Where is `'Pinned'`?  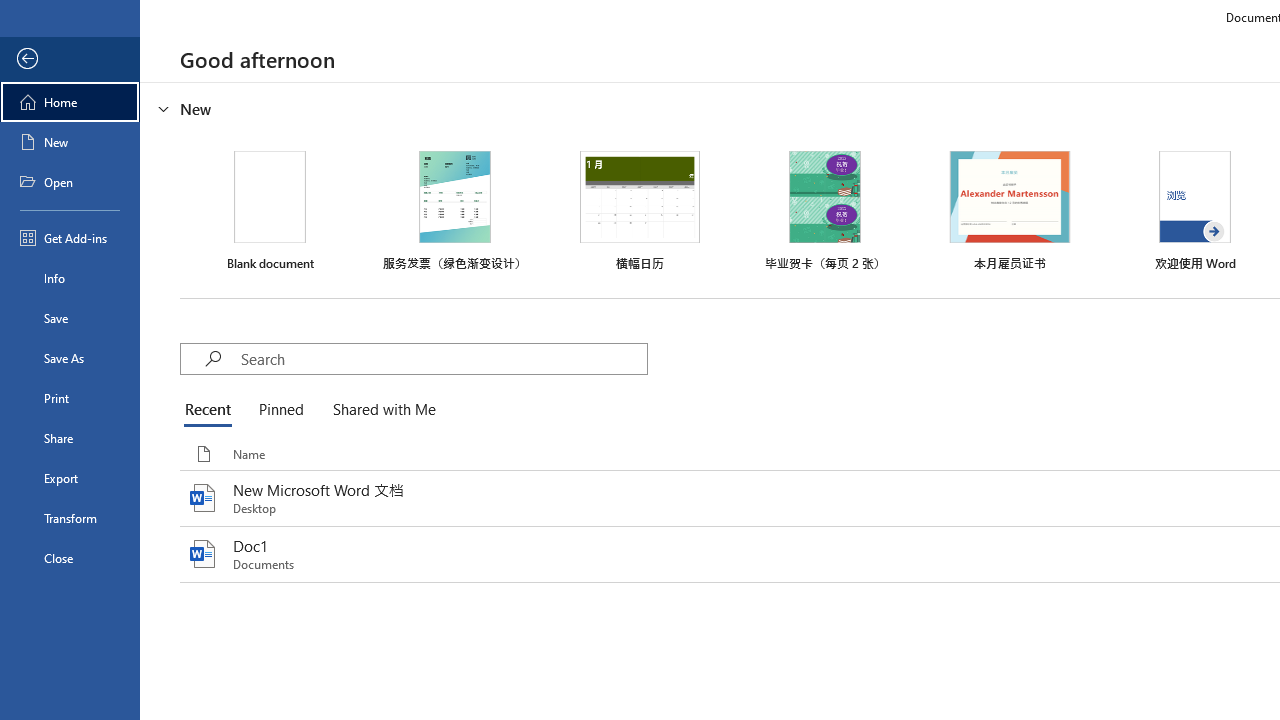 'Pinned' is located at coordinates (279, 410).